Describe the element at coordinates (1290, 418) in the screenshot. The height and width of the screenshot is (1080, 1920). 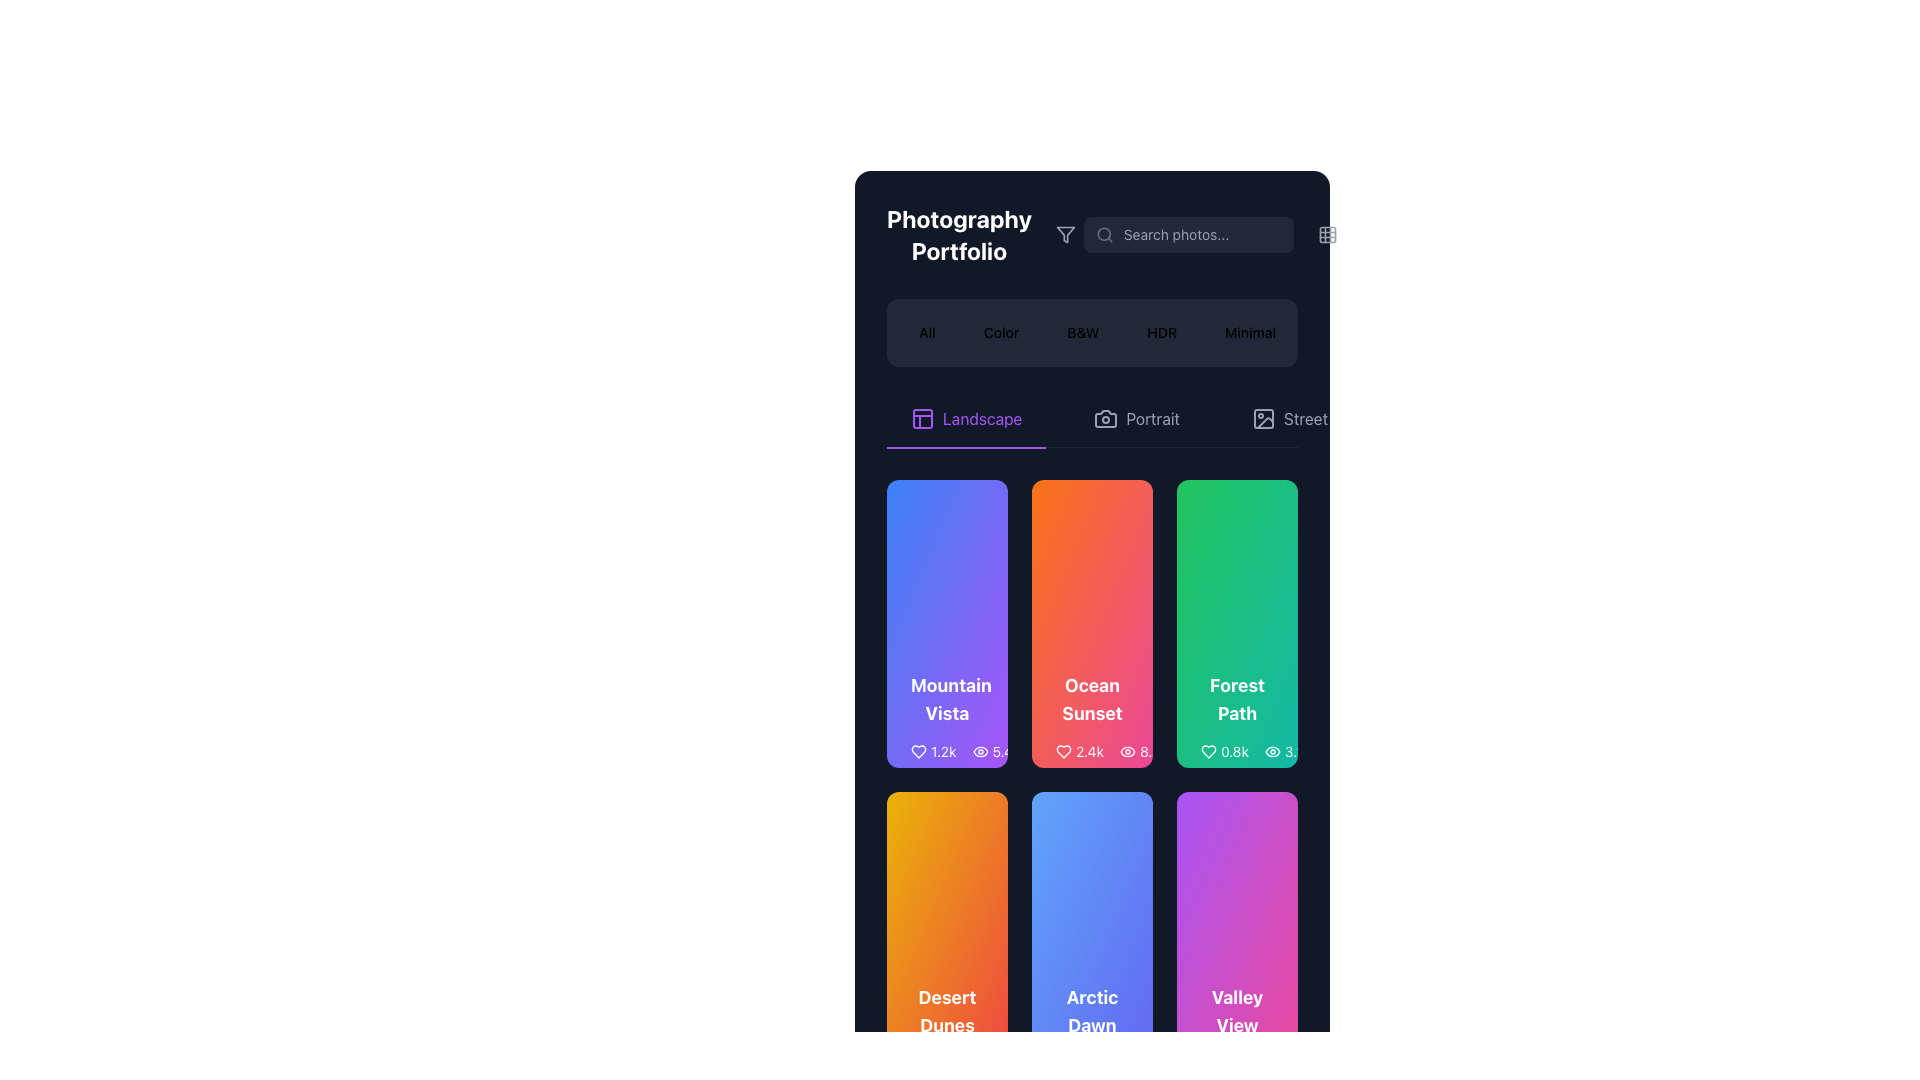
I see `the 'Street' button, which is a text label with an image icon on a dark gray background, located at the third position in its row of sibling elements` at that location.